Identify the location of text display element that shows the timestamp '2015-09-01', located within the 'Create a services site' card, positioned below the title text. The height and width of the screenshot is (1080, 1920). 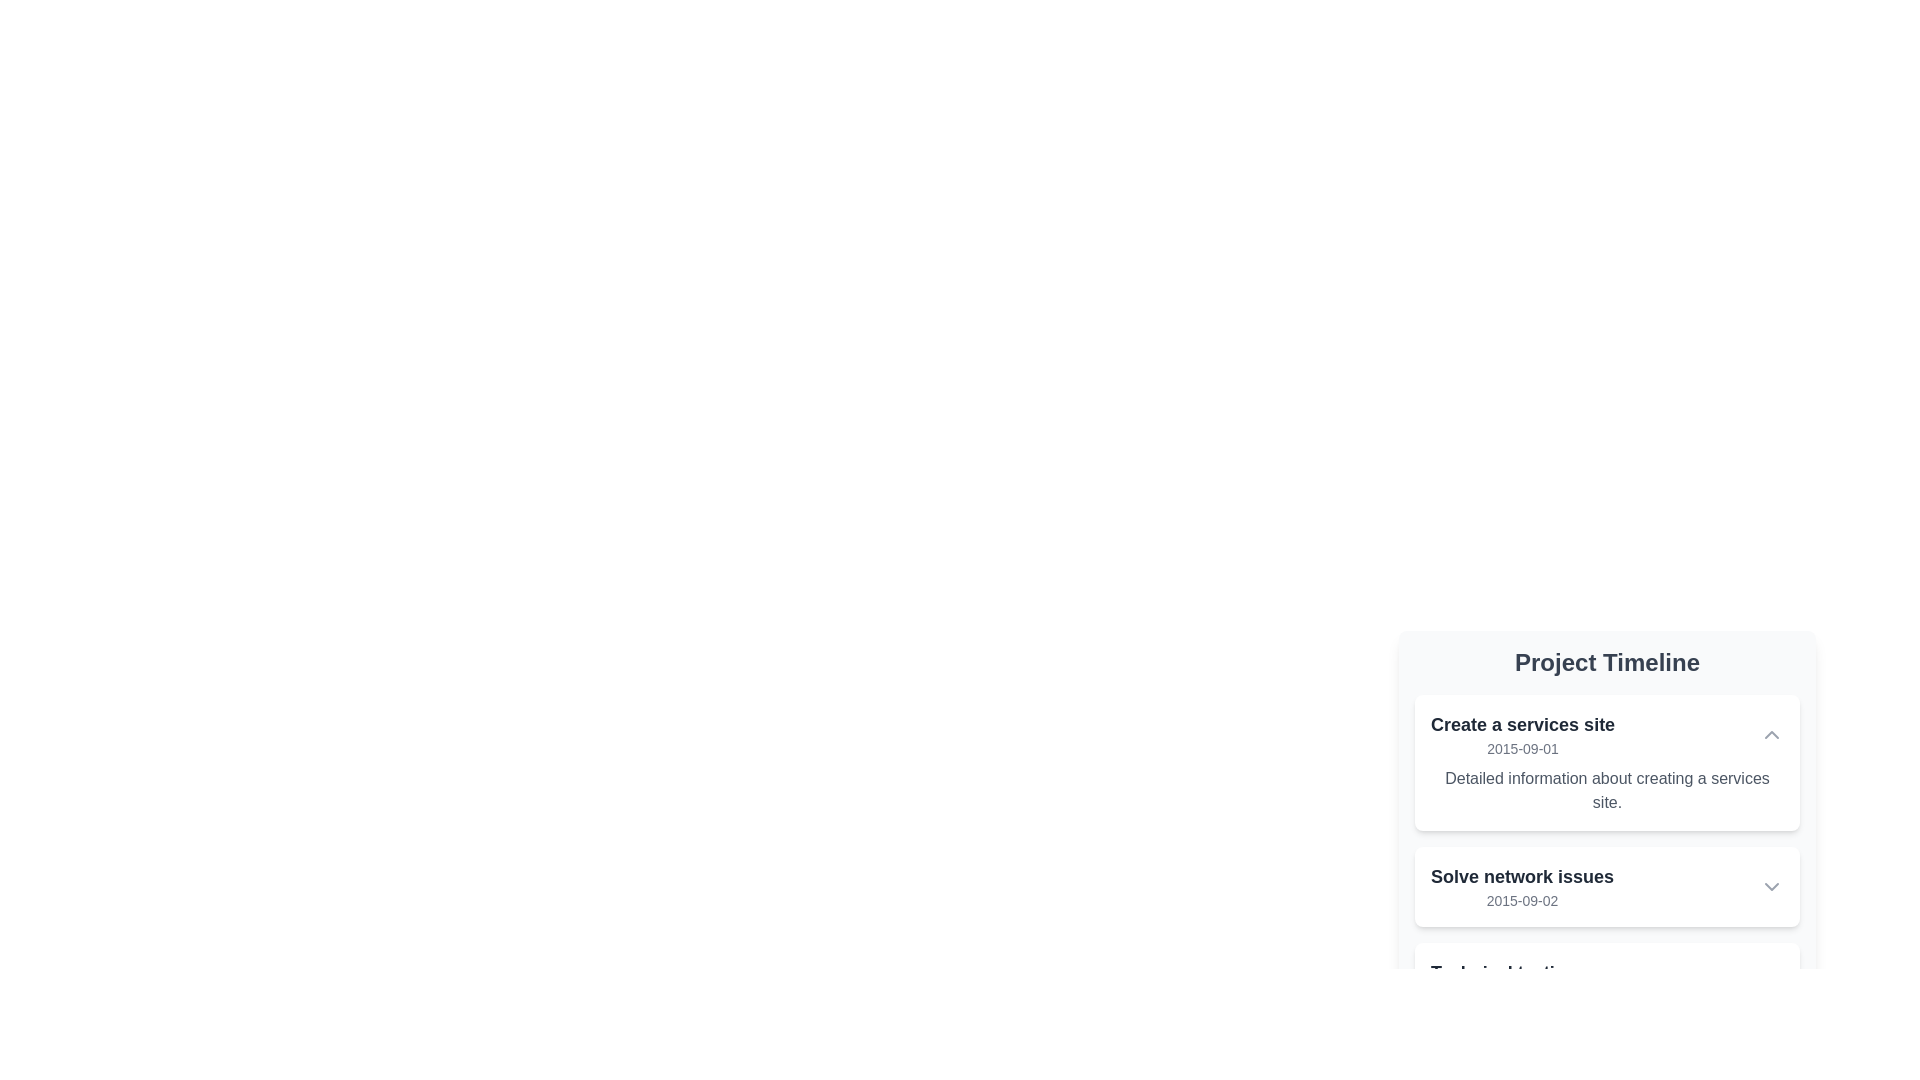
(1522, 748).